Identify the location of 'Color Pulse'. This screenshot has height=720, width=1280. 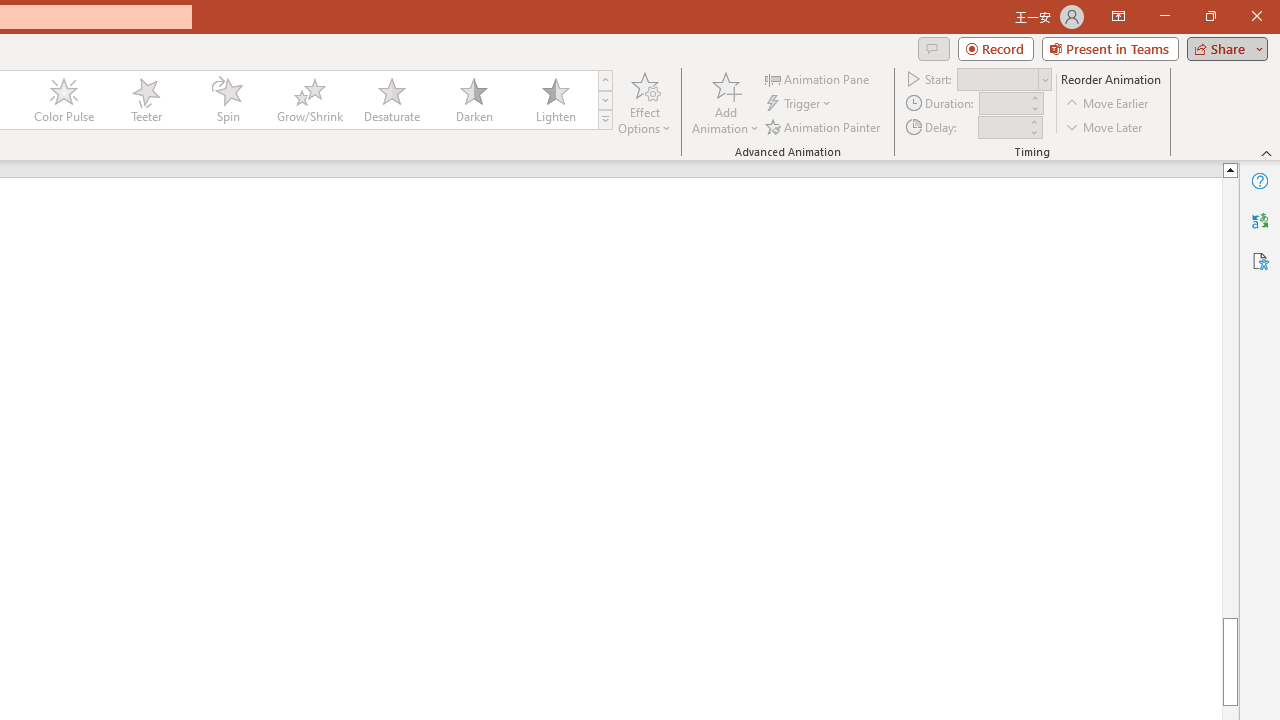
(64, 100).